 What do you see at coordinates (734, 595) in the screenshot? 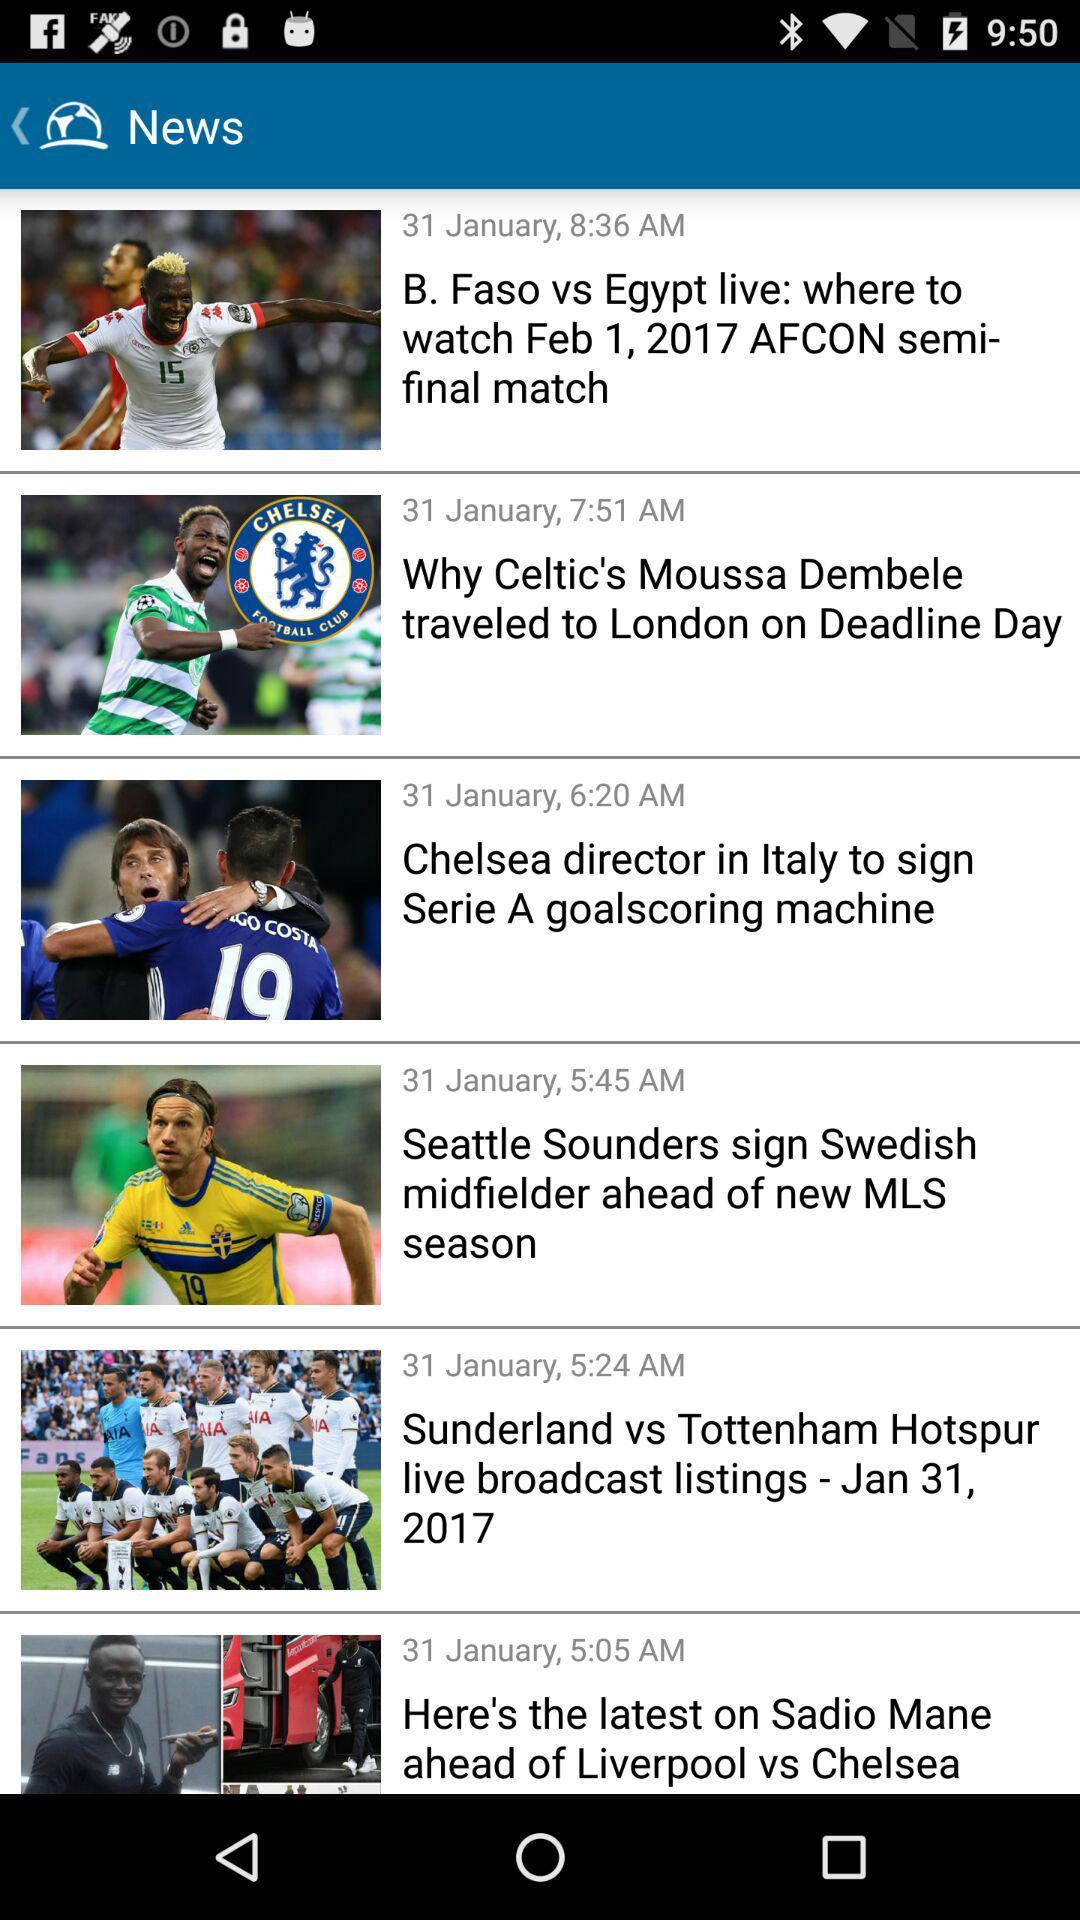
I see `item above the 31 january 6 item` at bounding box center [734, 595].